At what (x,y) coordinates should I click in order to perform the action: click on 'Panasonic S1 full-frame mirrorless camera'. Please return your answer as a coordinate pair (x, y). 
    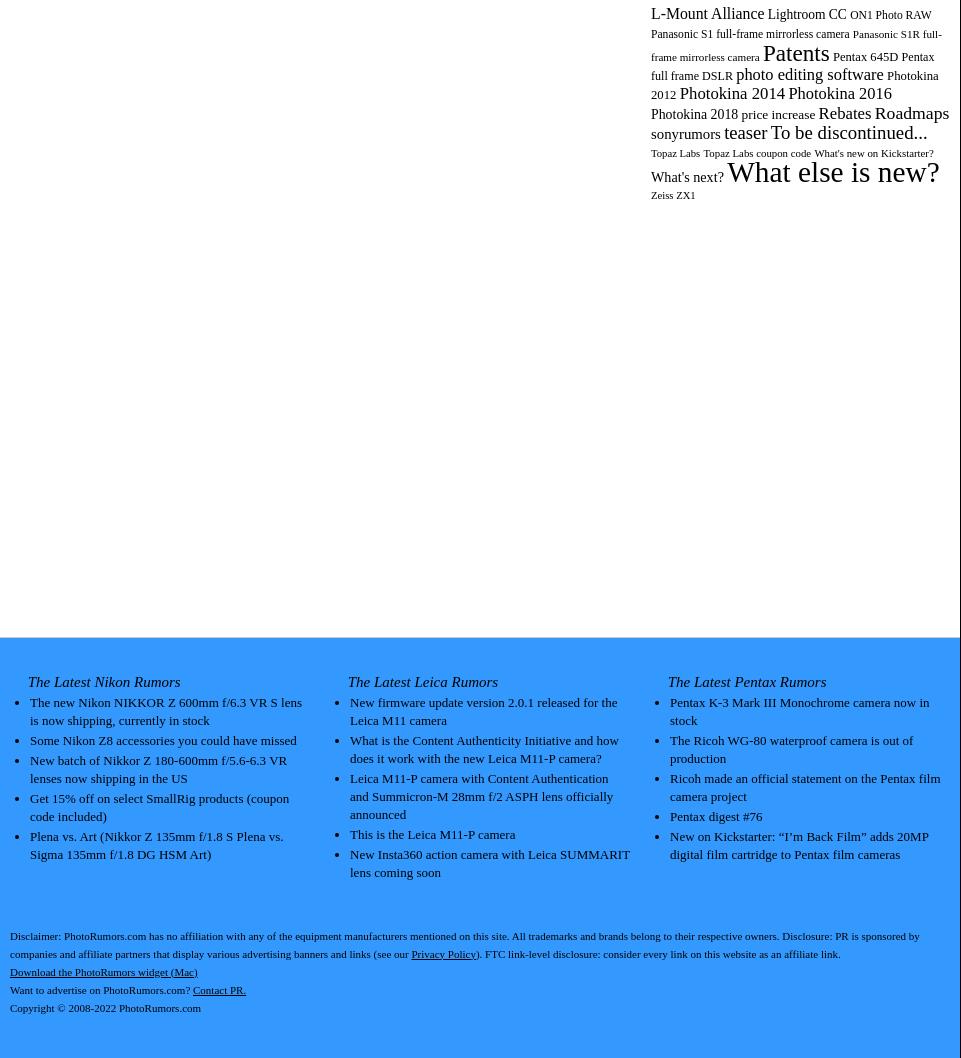
    Looking at the image, I should click on (748, 33).